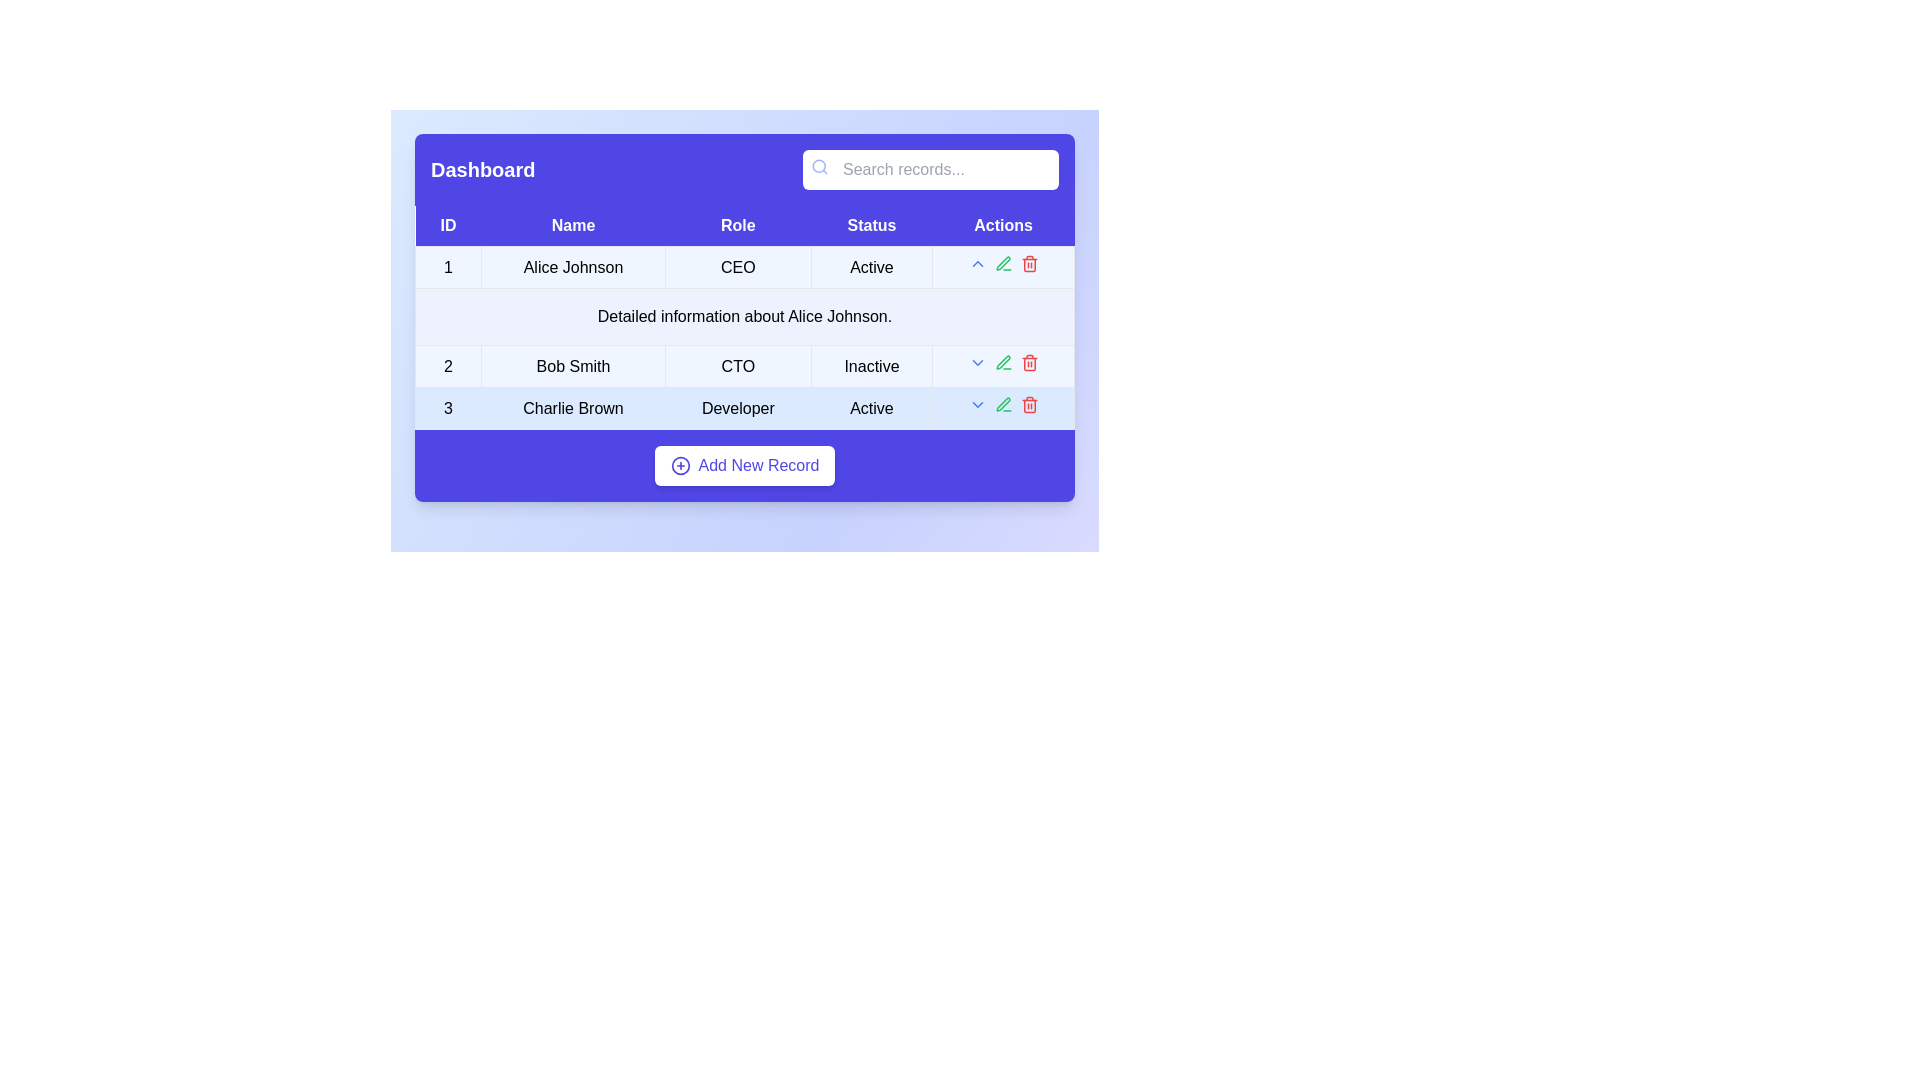 This screenshot has height=1080, width=1920. What do you see at coordinates (819, 165) in the screenshot?
I see `the inner circle of the search icon located in the top-right section of the interface` at bounding box center [819, 165].